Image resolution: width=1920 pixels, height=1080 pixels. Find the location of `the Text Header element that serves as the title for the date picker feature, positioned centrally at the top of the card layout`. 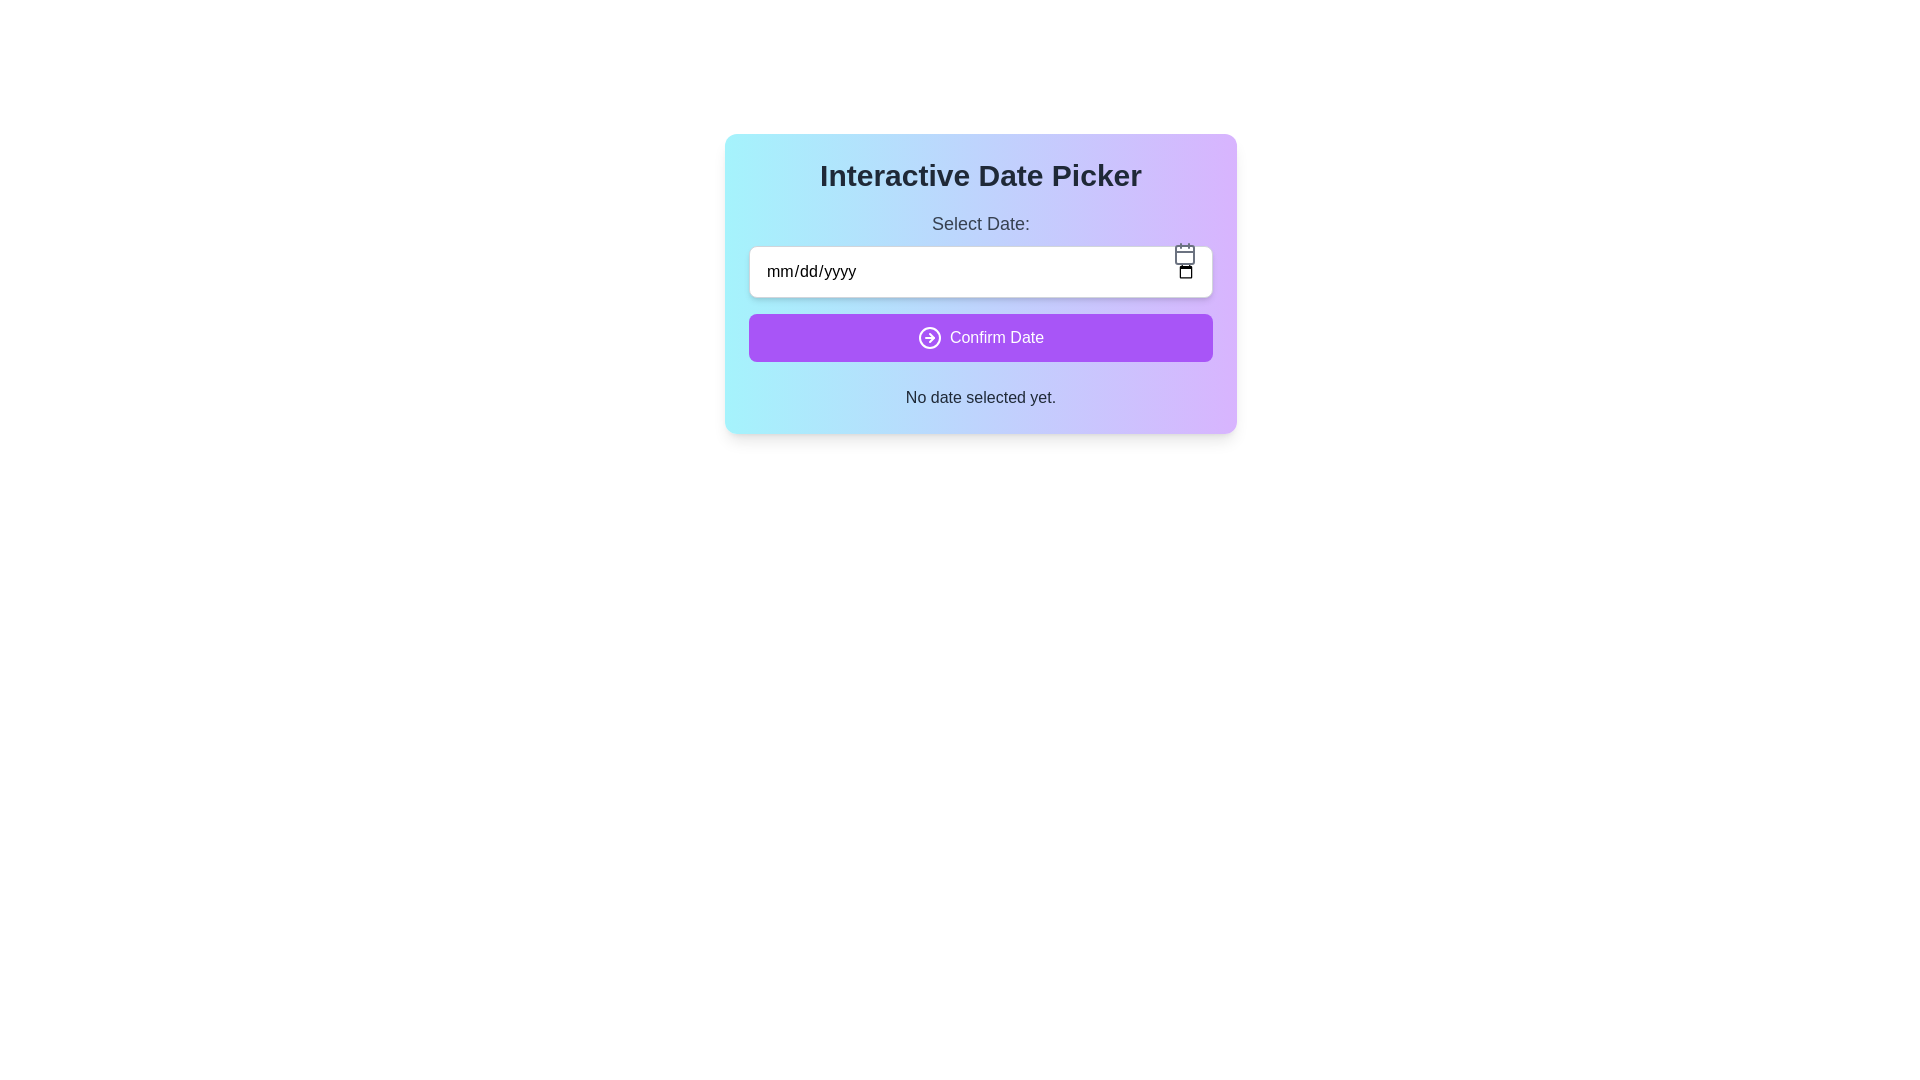

the Text Header element that serves as the title for the date picker feature, positioned centrally at the top of the card layout is located at coordinates (980, 175).